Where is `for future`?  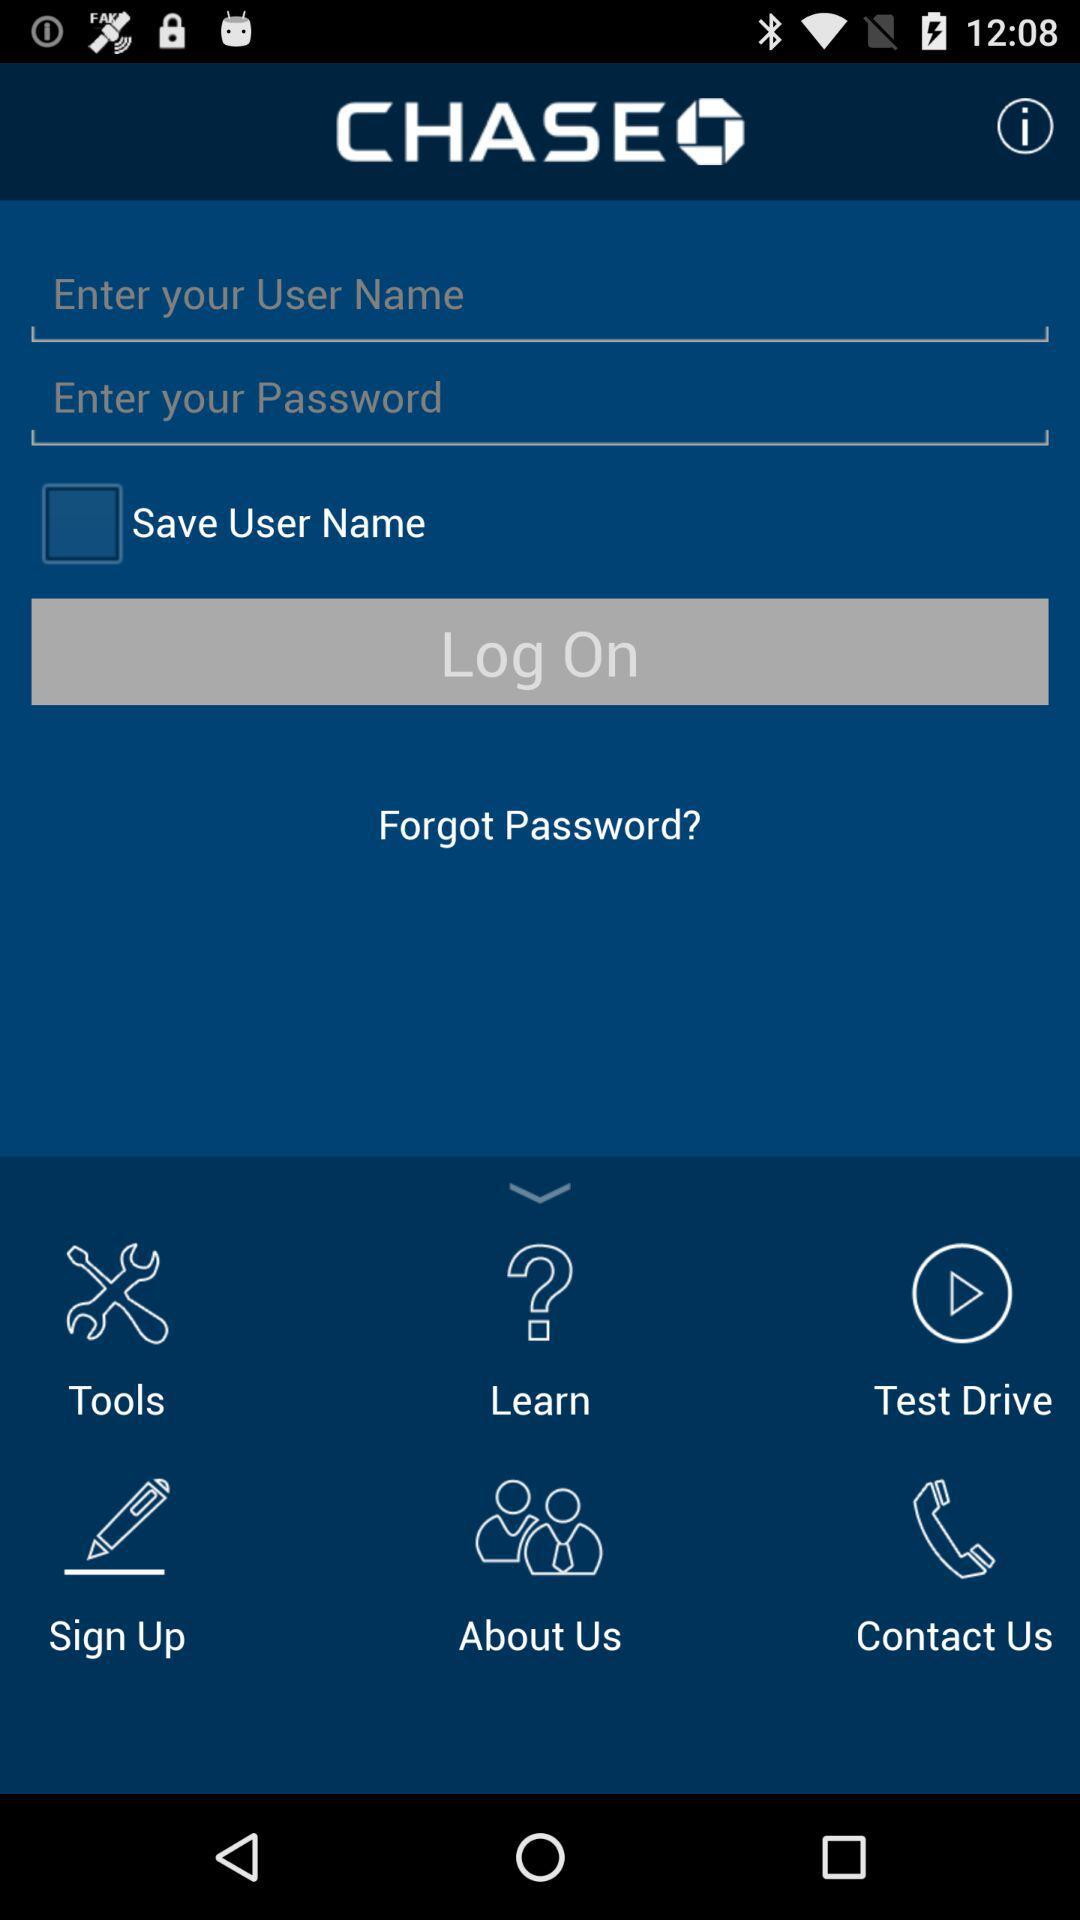 for future is located at coordinates (80, 522).